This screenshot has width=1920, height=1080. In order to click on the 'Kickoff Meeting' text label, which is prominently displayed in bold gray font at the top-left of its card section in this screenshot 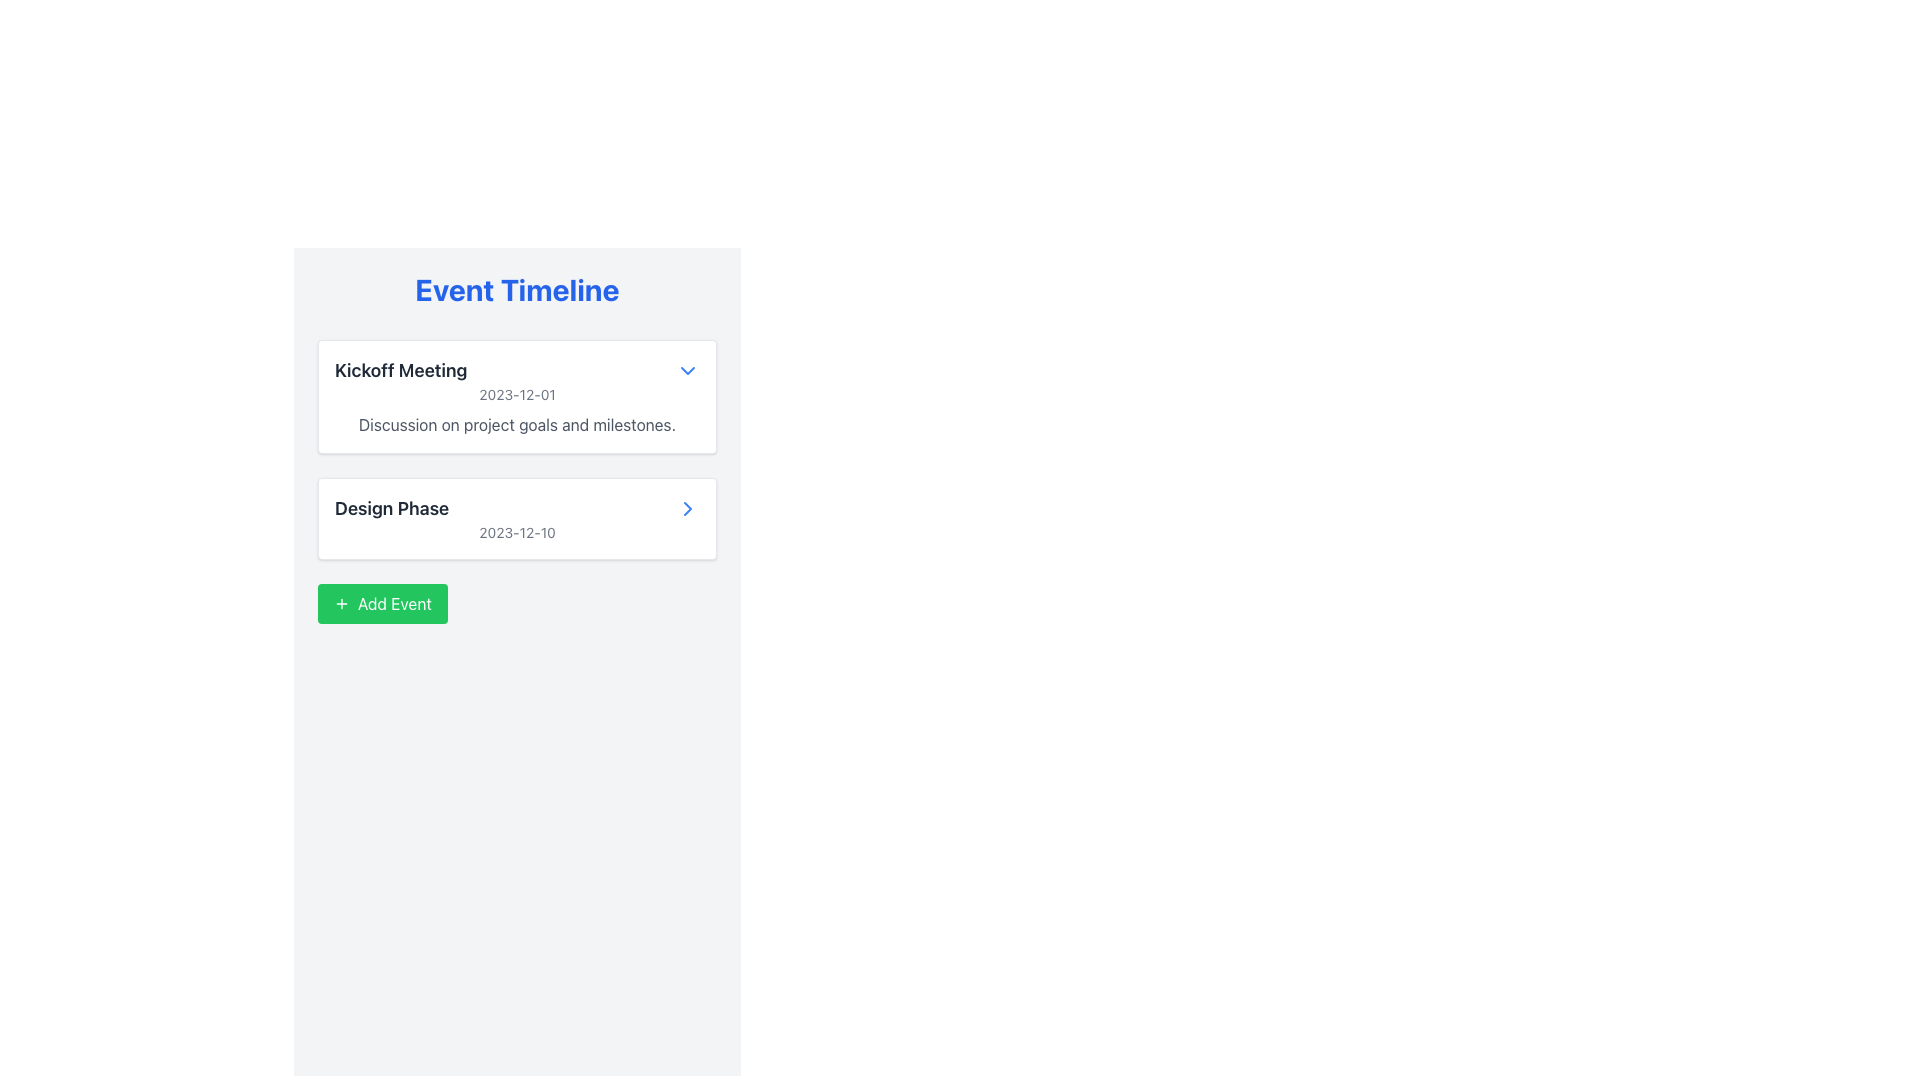, I will do `click(400, 370)`.